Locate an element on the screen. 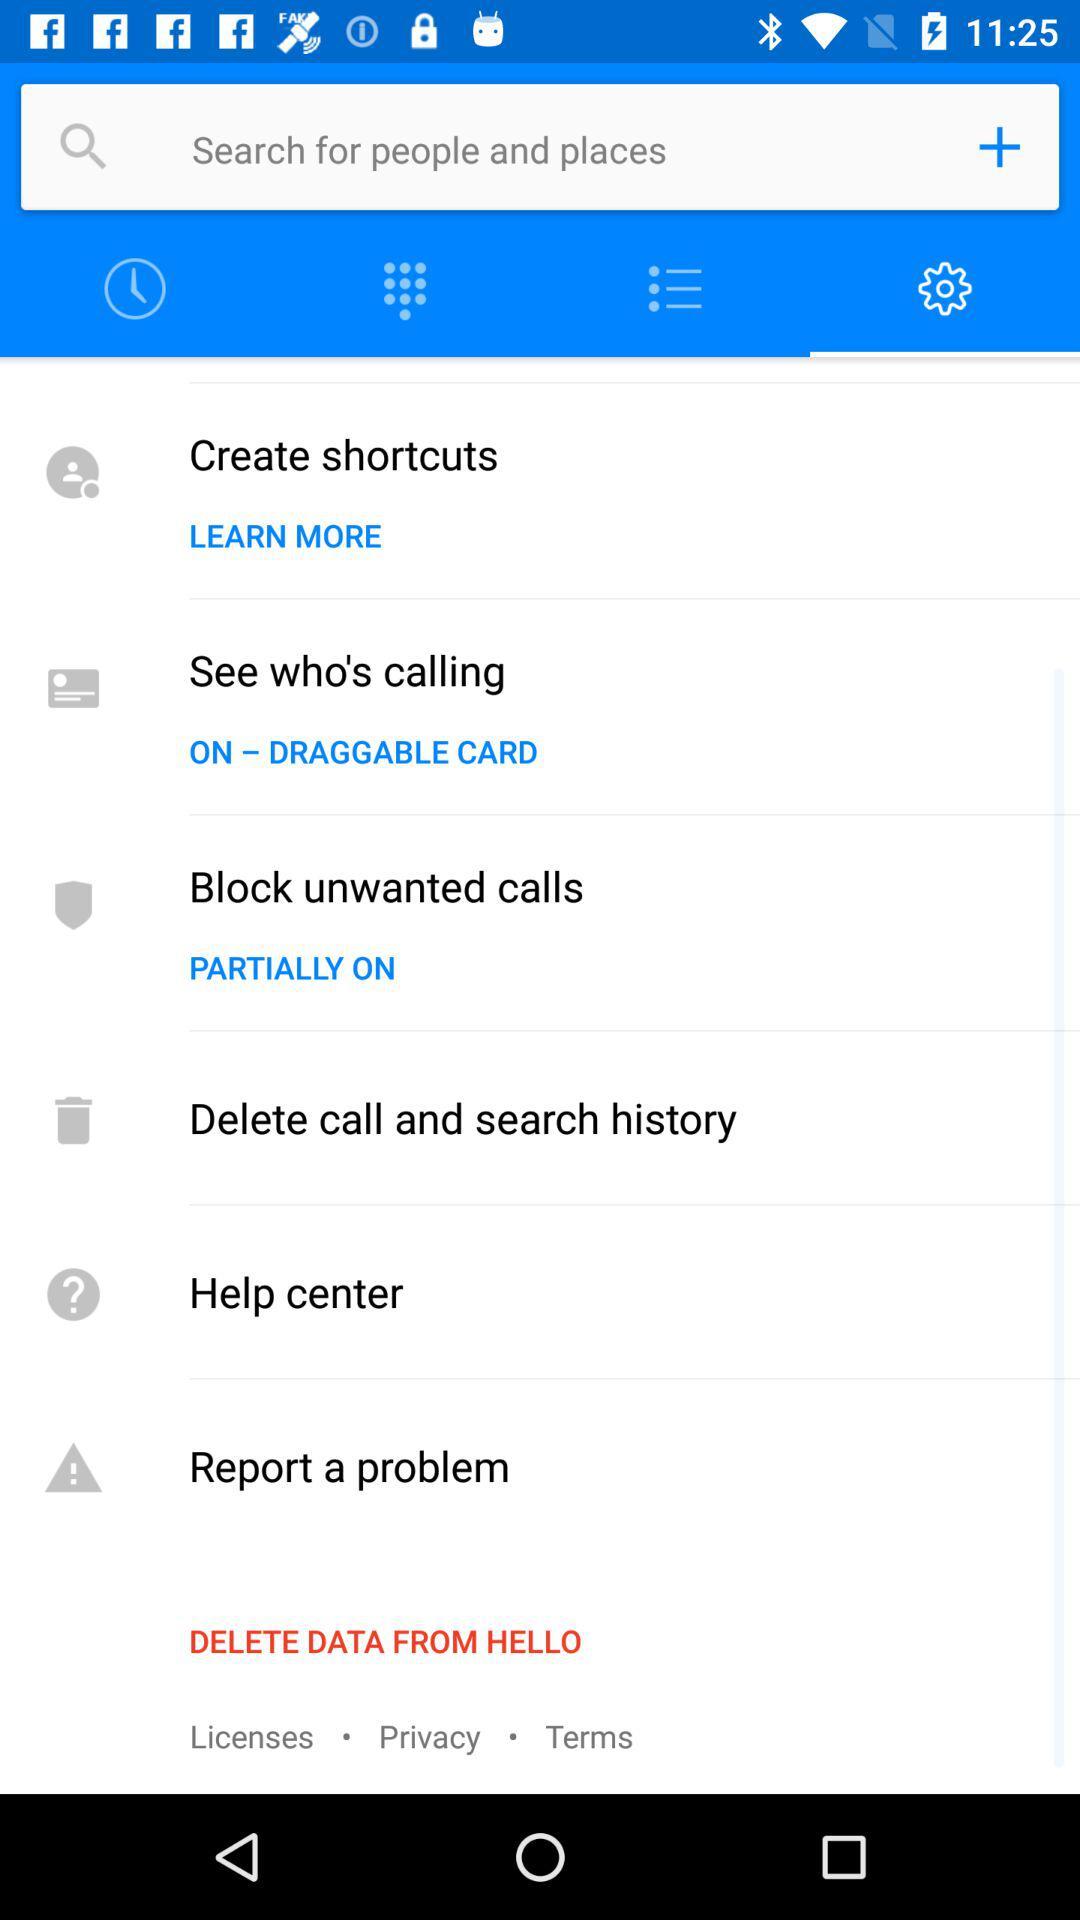  delete data from item is located at coordinates (385, 1640).